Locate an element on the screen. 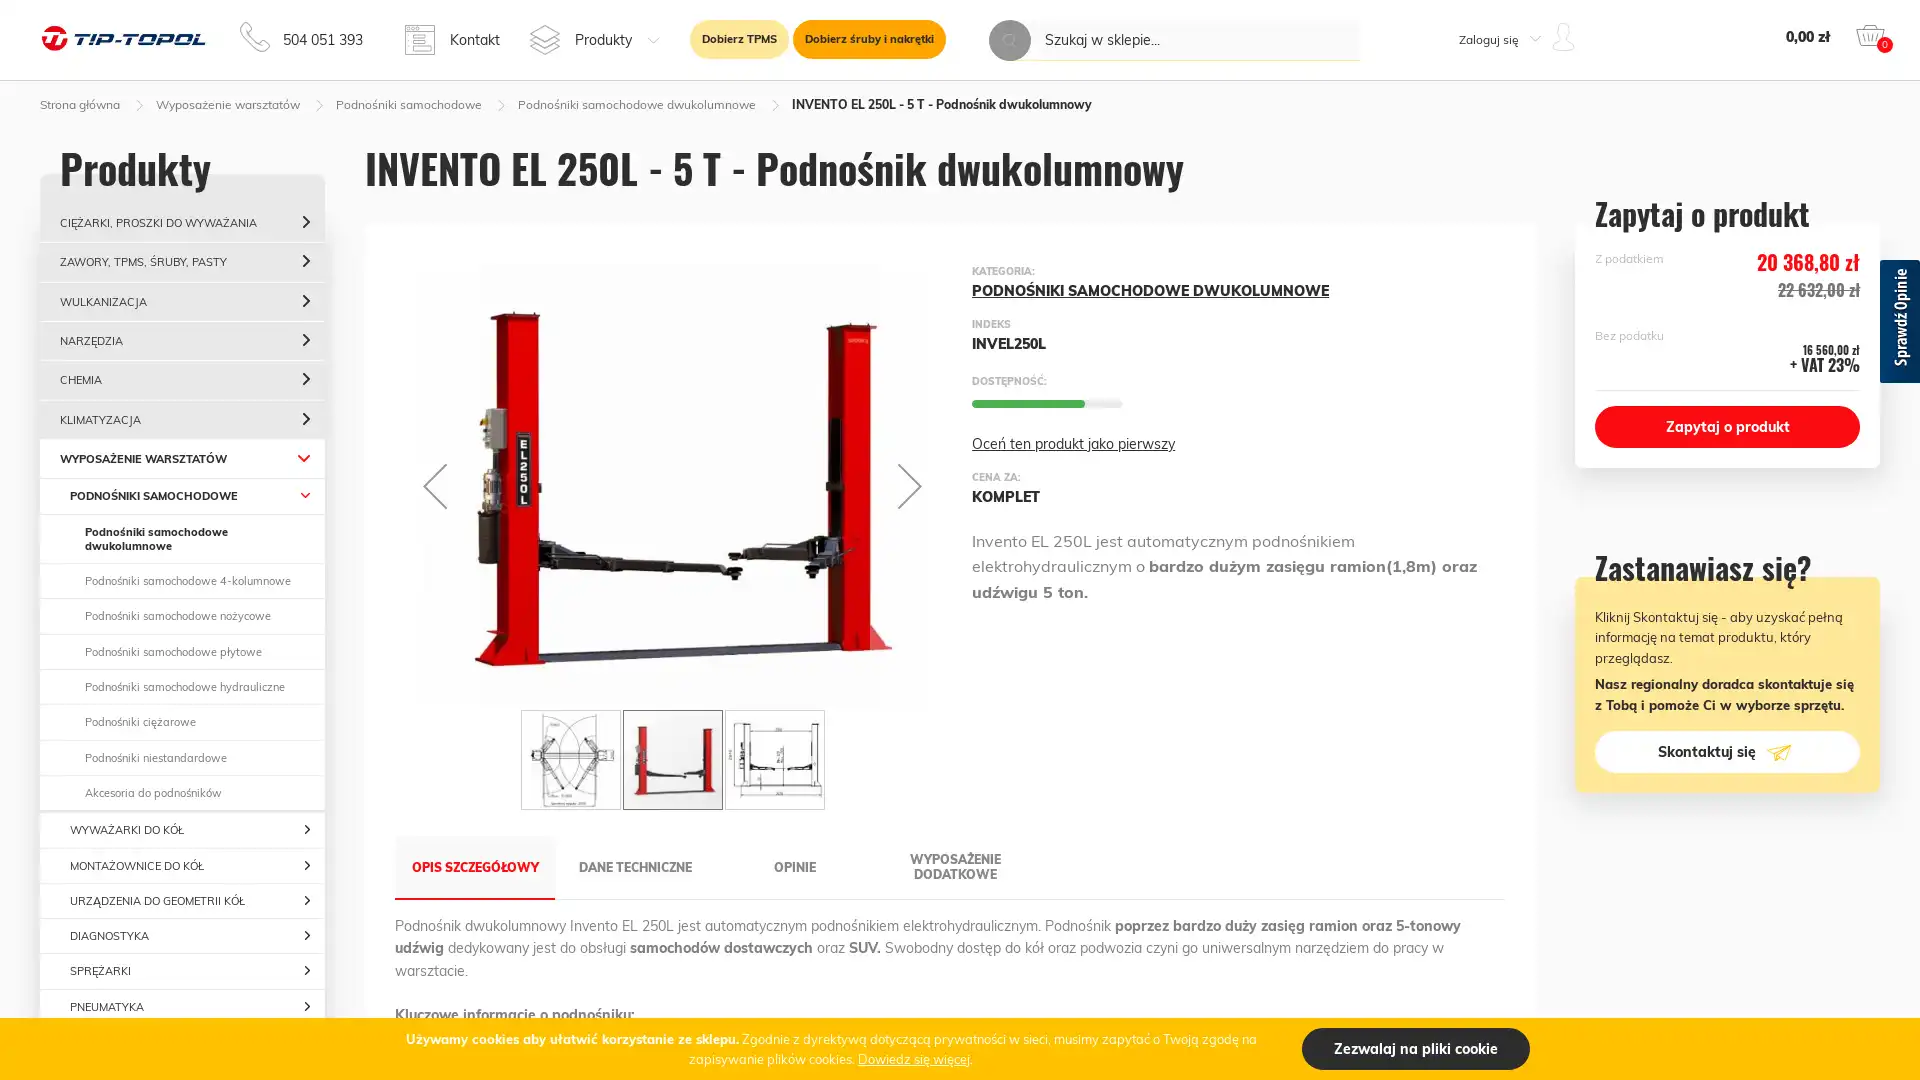 This screenshot has width=1920, height=1080. INVENTO EL 250L - 5 T - Podnosnik dwukolumnowy is located at coordinates (772, 759).